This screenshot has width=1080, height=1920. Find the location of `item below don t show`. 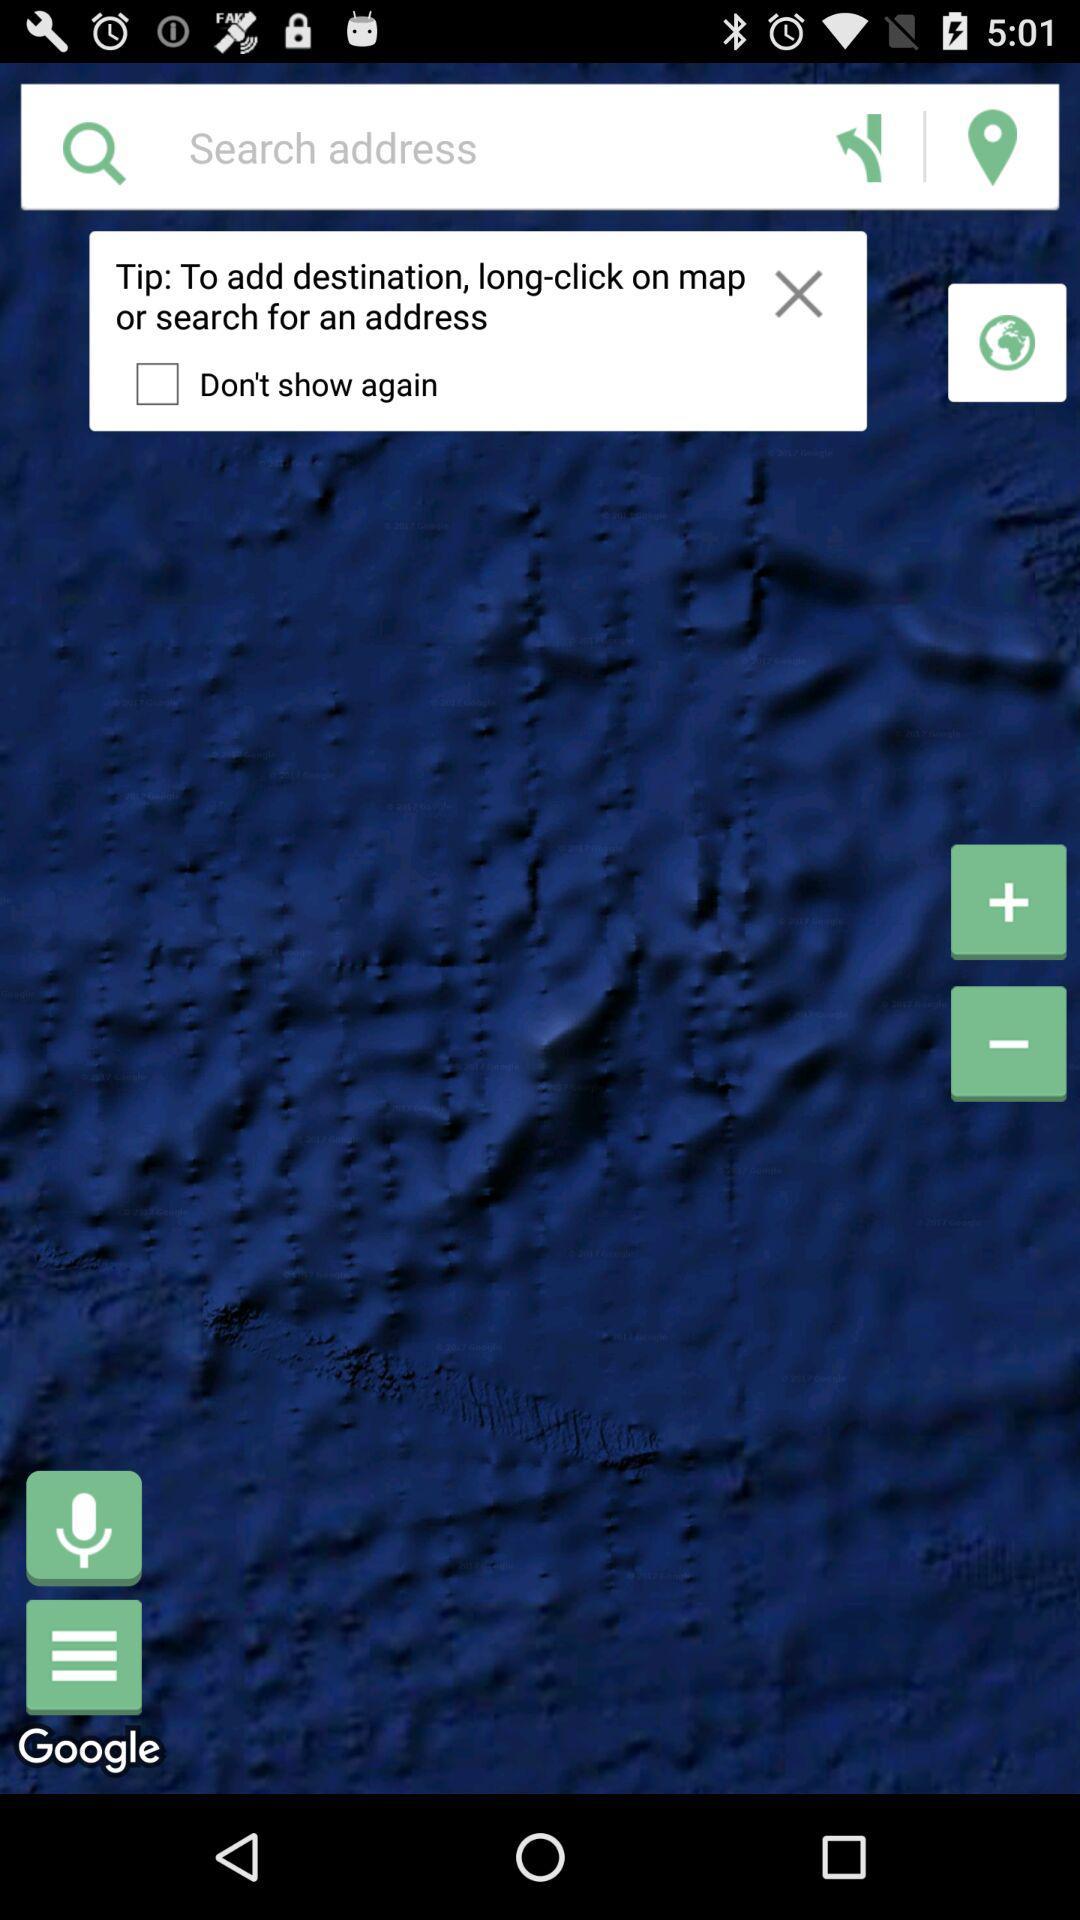

item below don t show is located at coordinates (83, 1527).